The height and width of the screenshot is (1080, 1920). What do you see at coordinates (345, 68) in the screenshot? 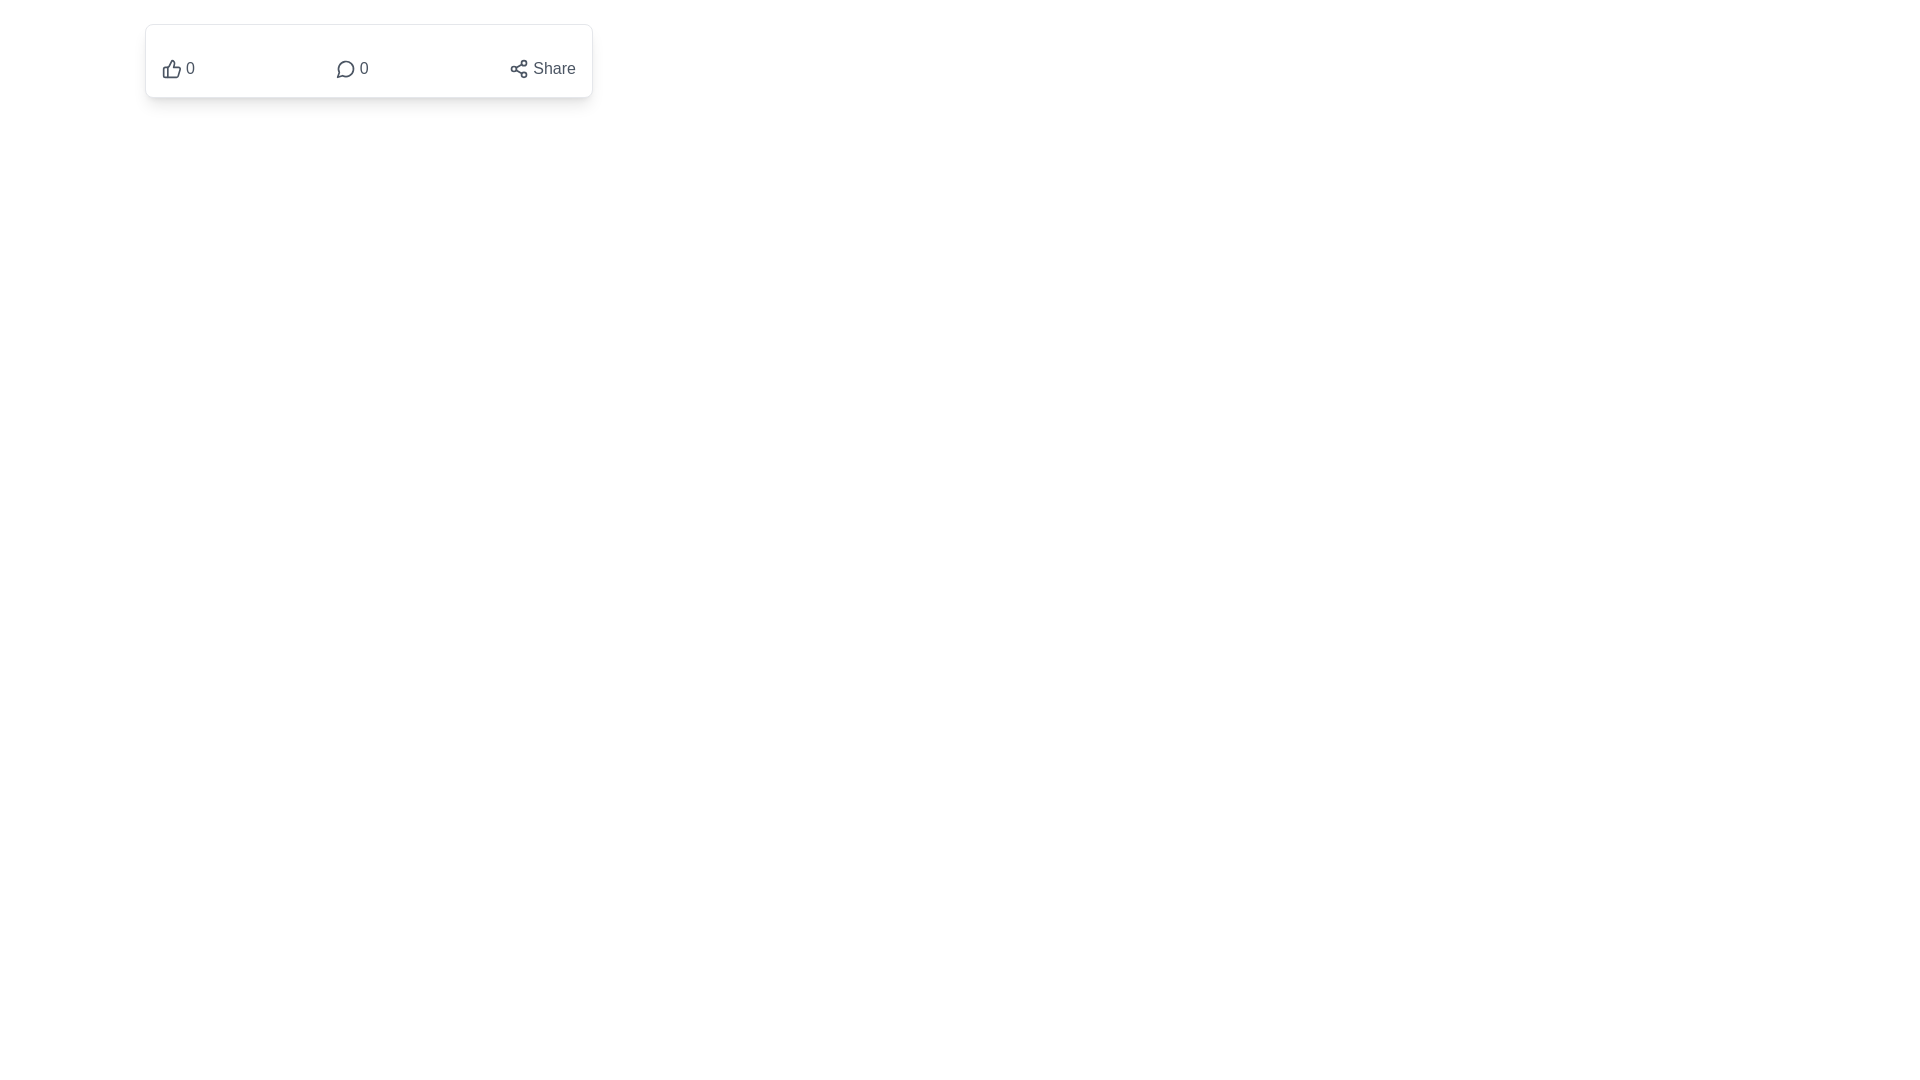
I see `the circular icon with a speech bubble design, which is positioned next to the numeric text '0', indicating its function as a counter or messaging feature` at bounding box center [345, 68].